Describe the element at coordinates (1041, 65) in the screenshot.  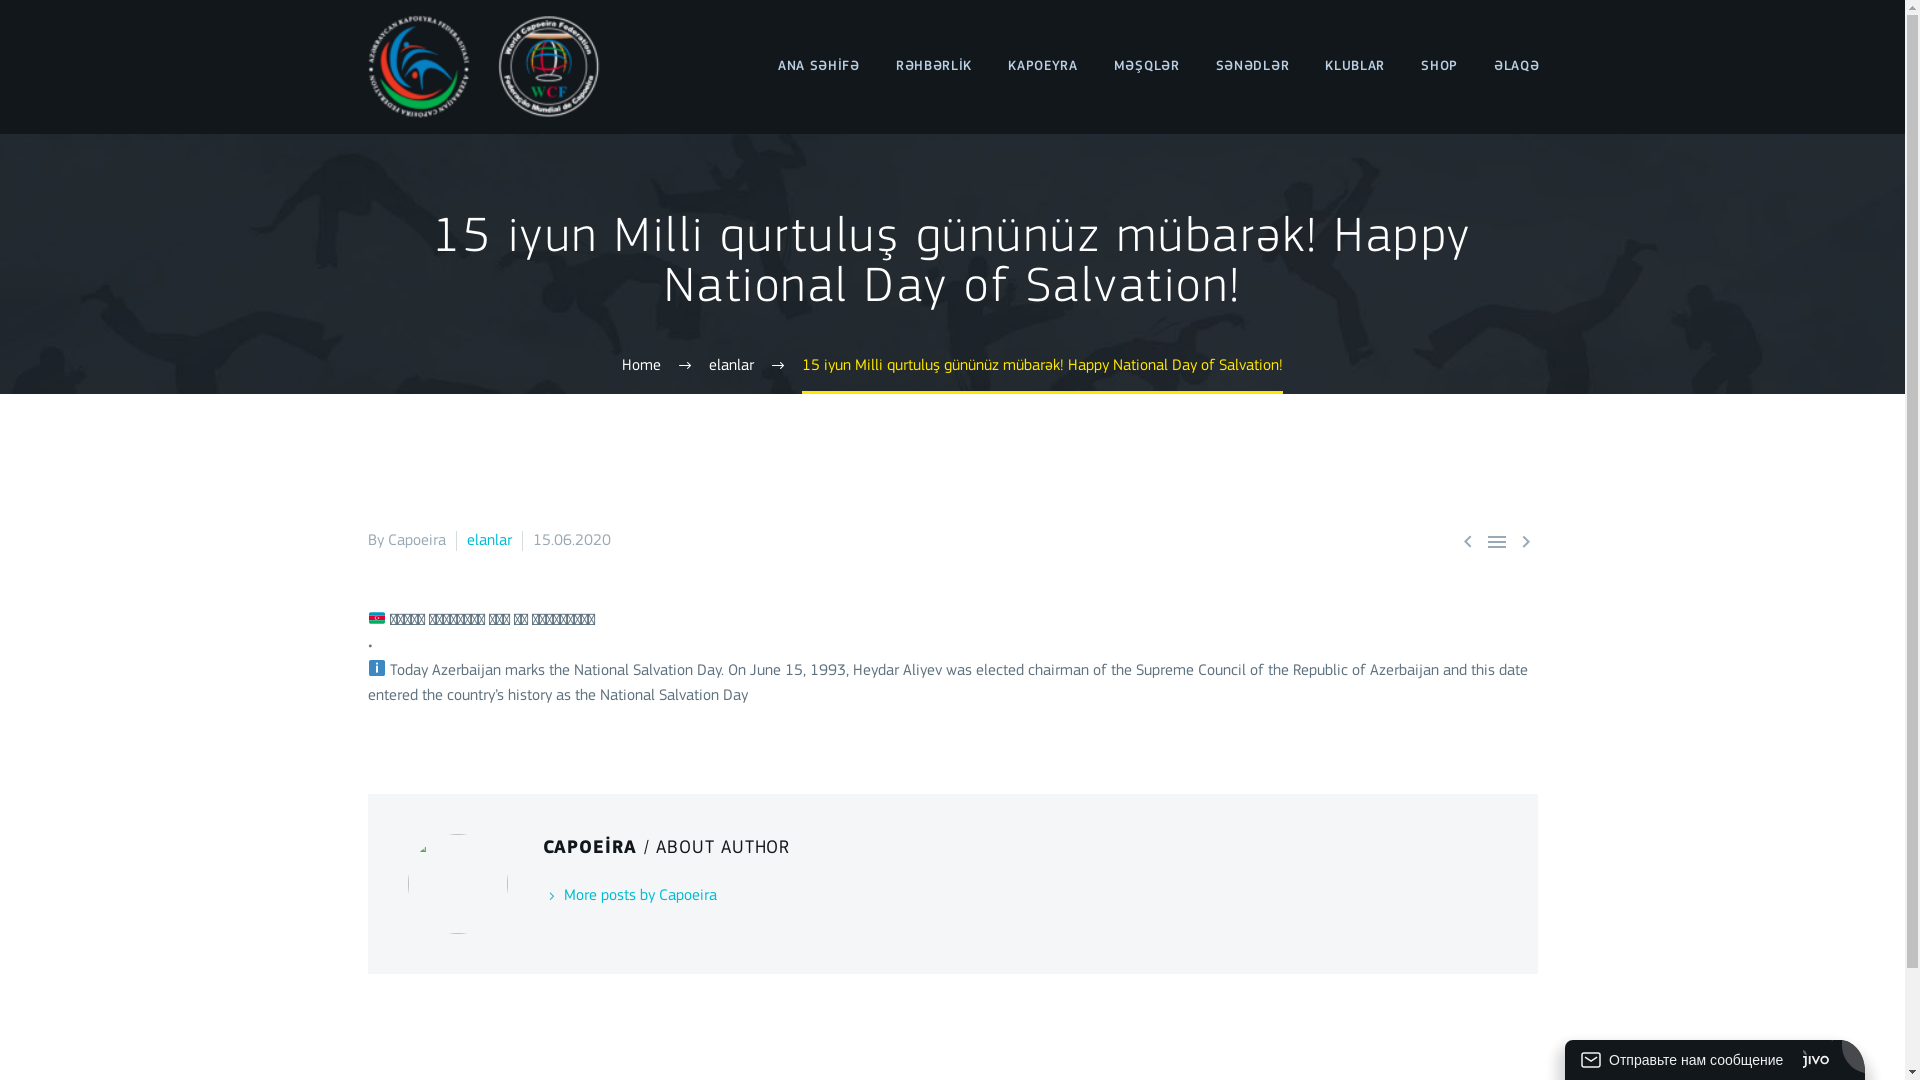
I see `'KAPOEYRA'` at that location.